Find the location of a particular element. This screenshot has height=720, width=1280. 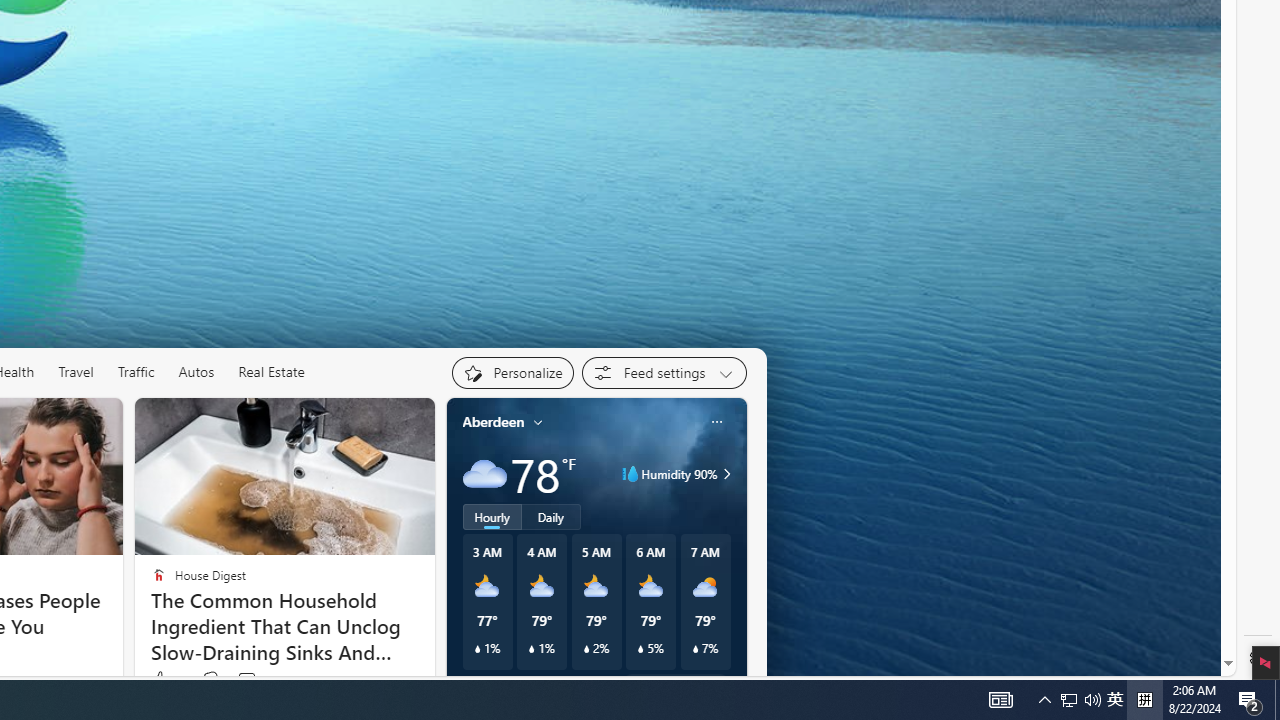

'Autos' is located at coordinates (197, 371).